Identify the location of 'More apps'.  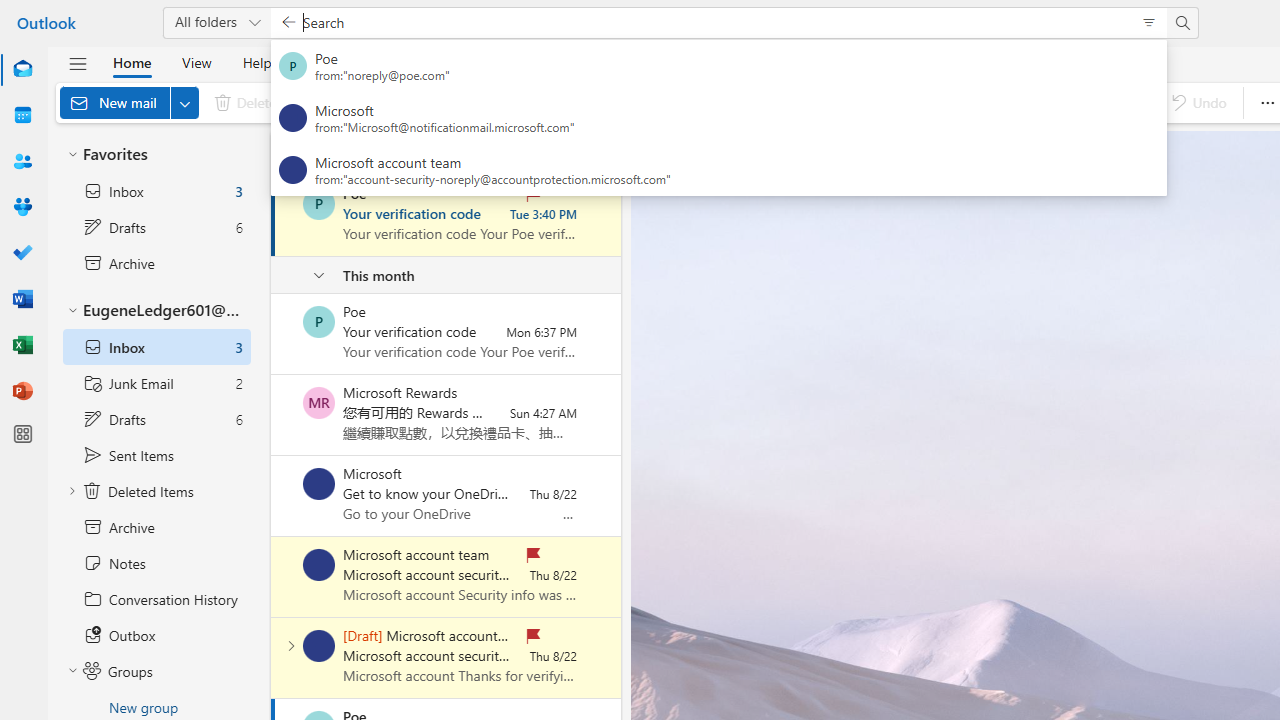
(23, 433).